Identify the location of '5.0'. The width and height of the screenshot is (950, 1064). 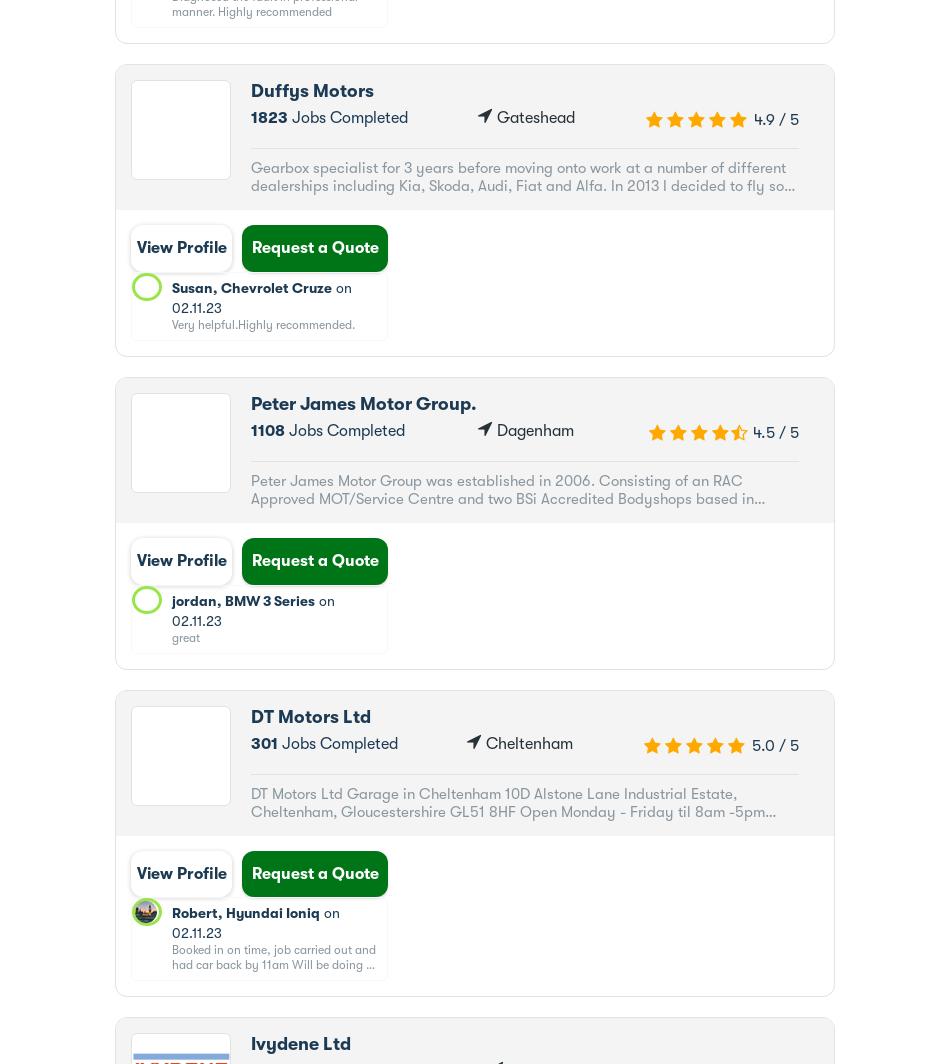
(762, 745).